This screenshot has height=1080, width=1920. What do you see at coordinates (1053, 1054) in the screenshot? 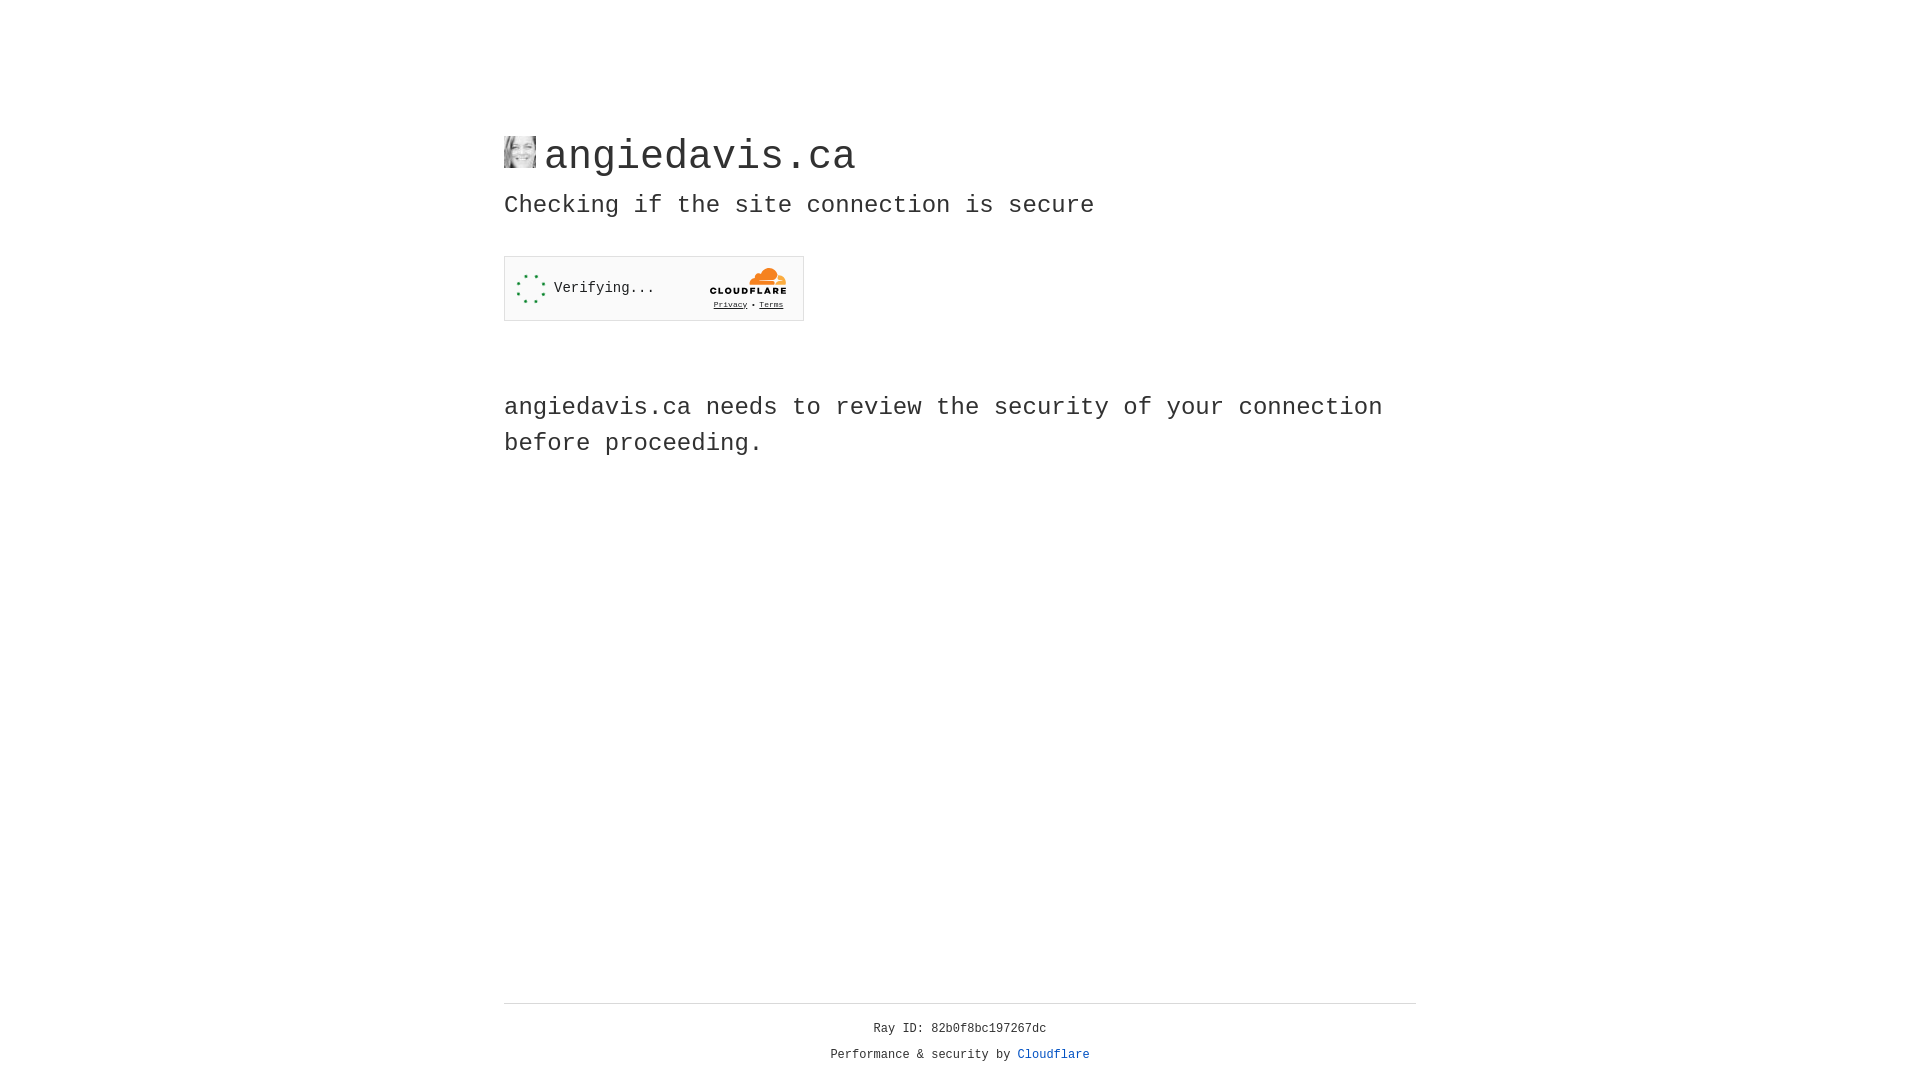
I see `'Cloudflare'` at bounding box center [1053, 1054].